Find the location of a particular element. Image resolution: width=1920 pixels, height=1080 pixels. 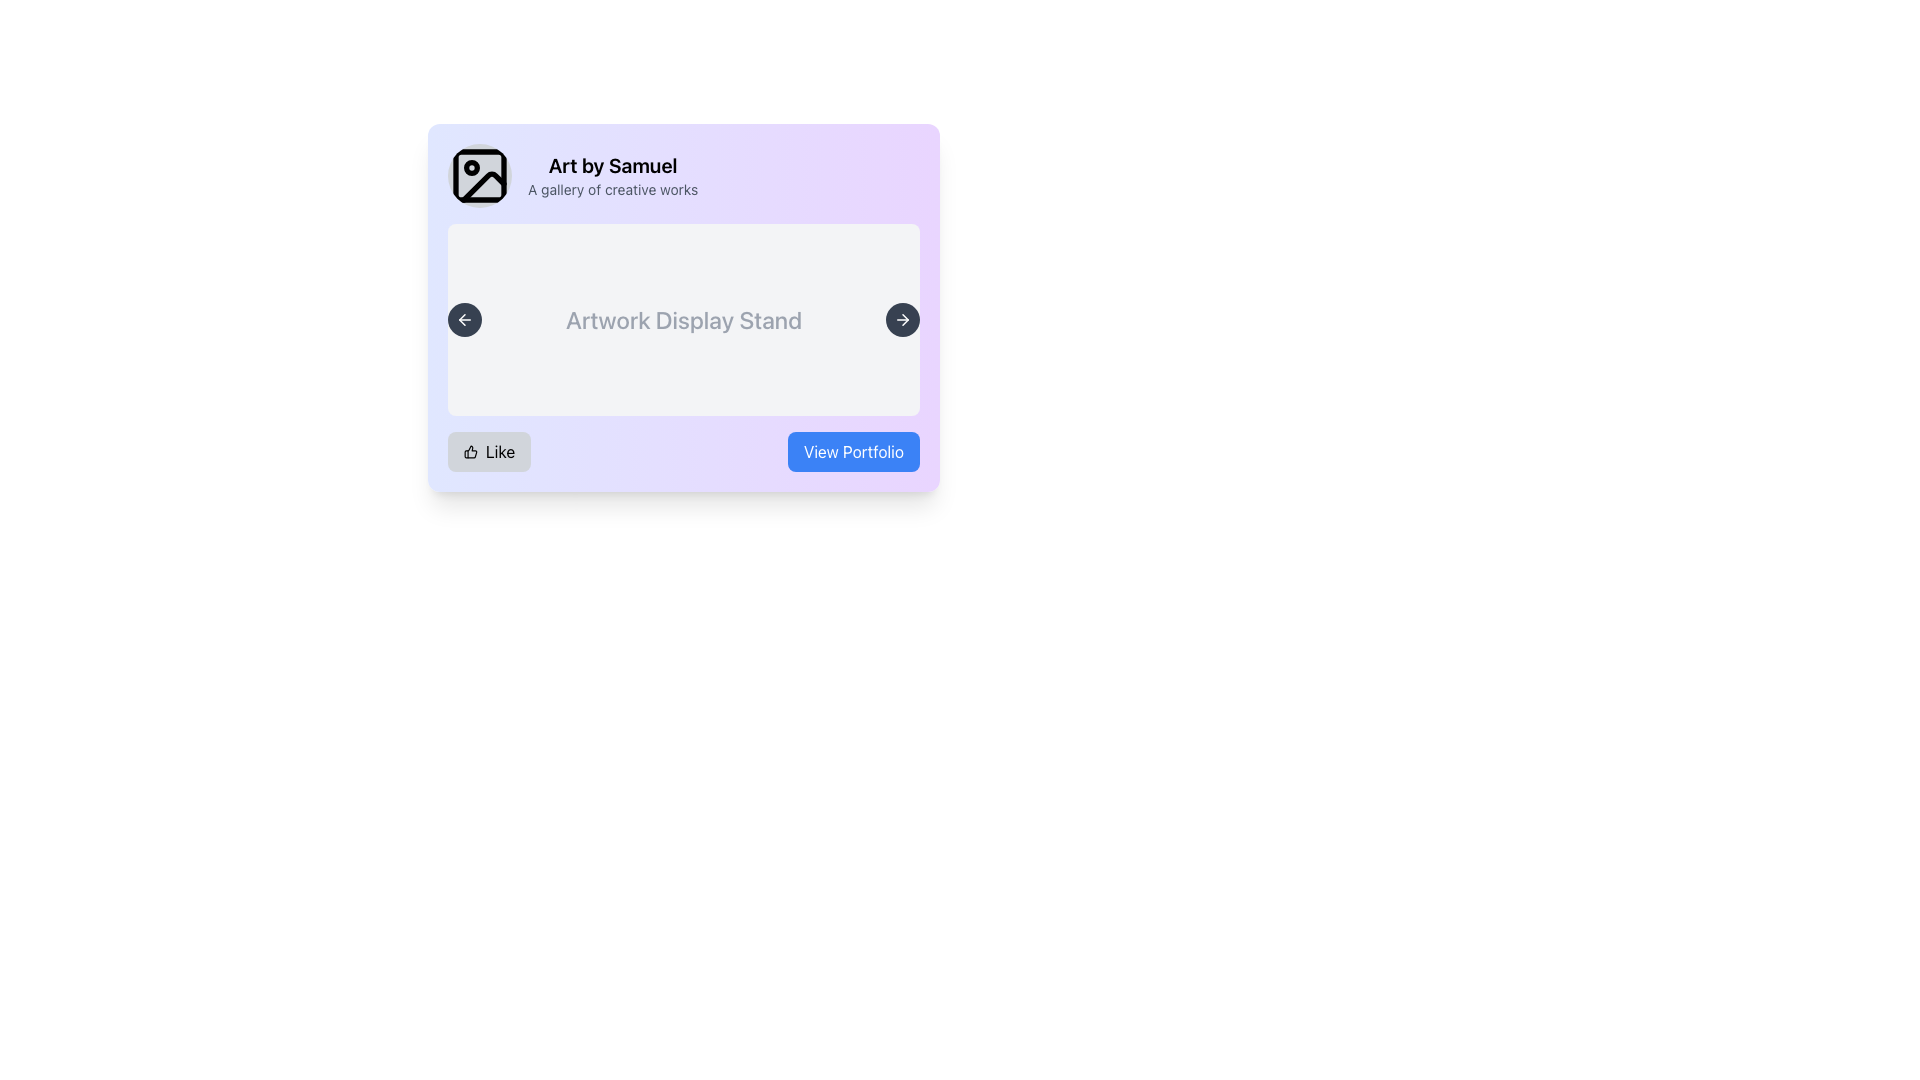

the left-facing arrow icon located on the left side of the main content area is located at coordinates (464, 319).